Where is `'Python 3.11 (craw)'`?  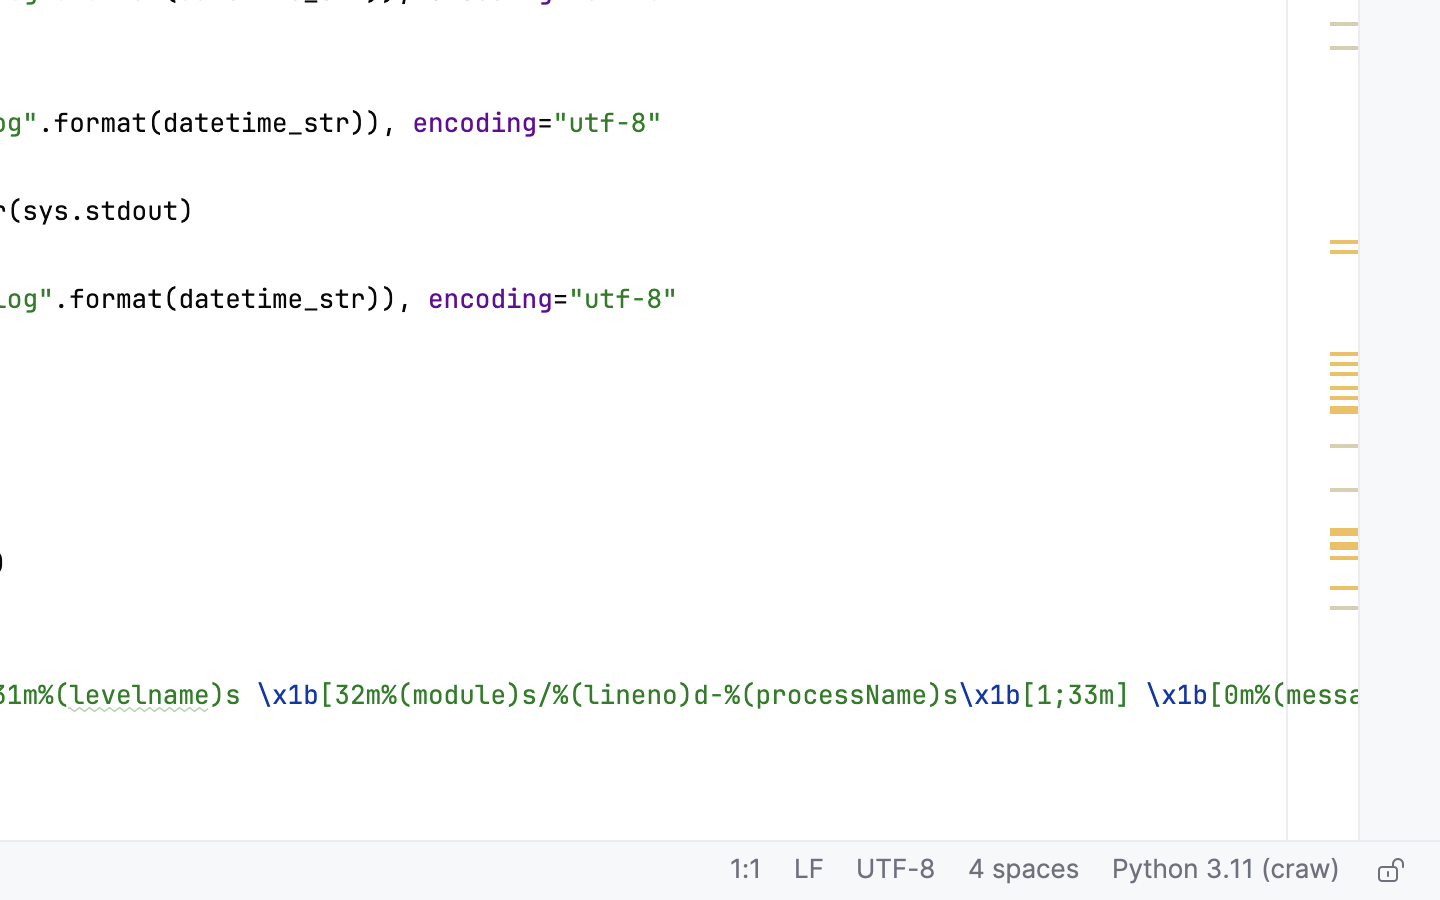 'Python 3.11 (craw)' is located at coordinates (1225, 871).